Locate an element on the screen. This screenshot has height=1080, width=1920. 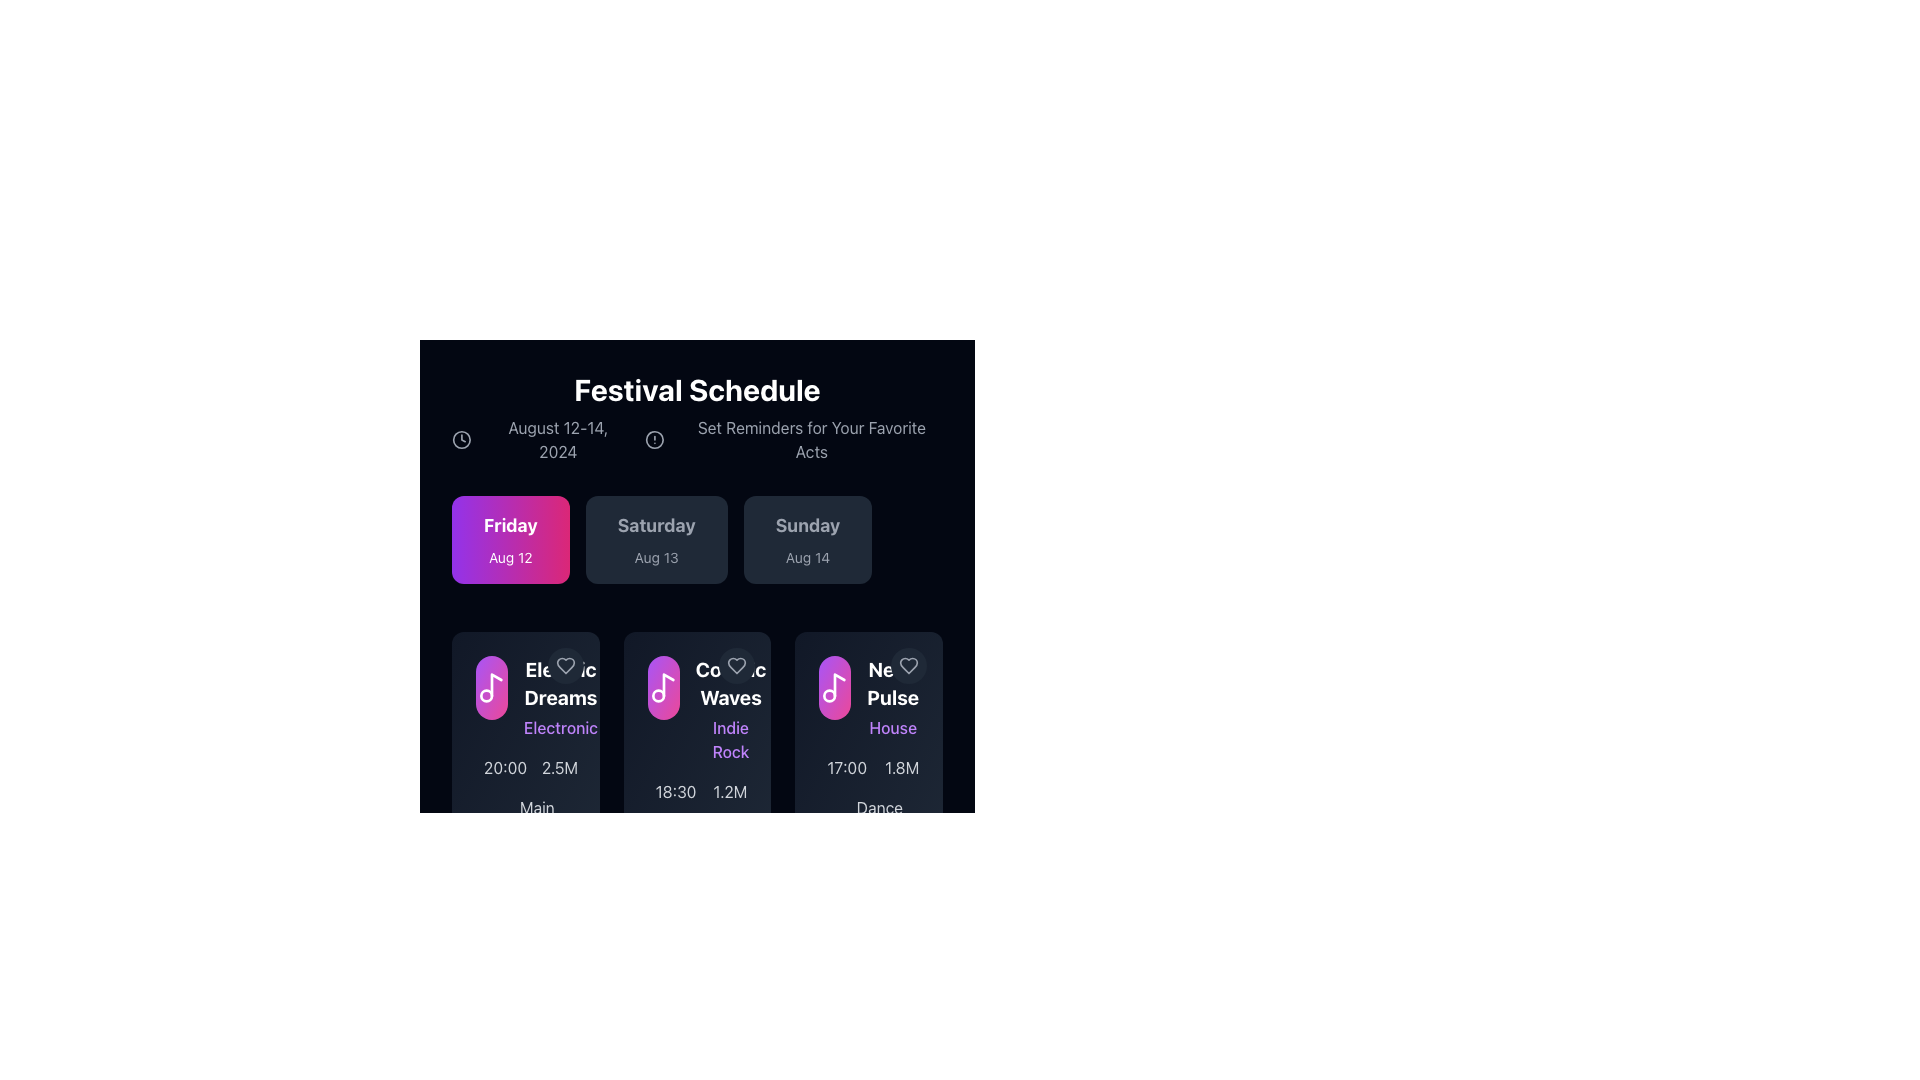
the informational label displaying 'Dance Arena', located at the bottom of the event details card, beneath the time and viewer count information is located at coordinates (869, 820).